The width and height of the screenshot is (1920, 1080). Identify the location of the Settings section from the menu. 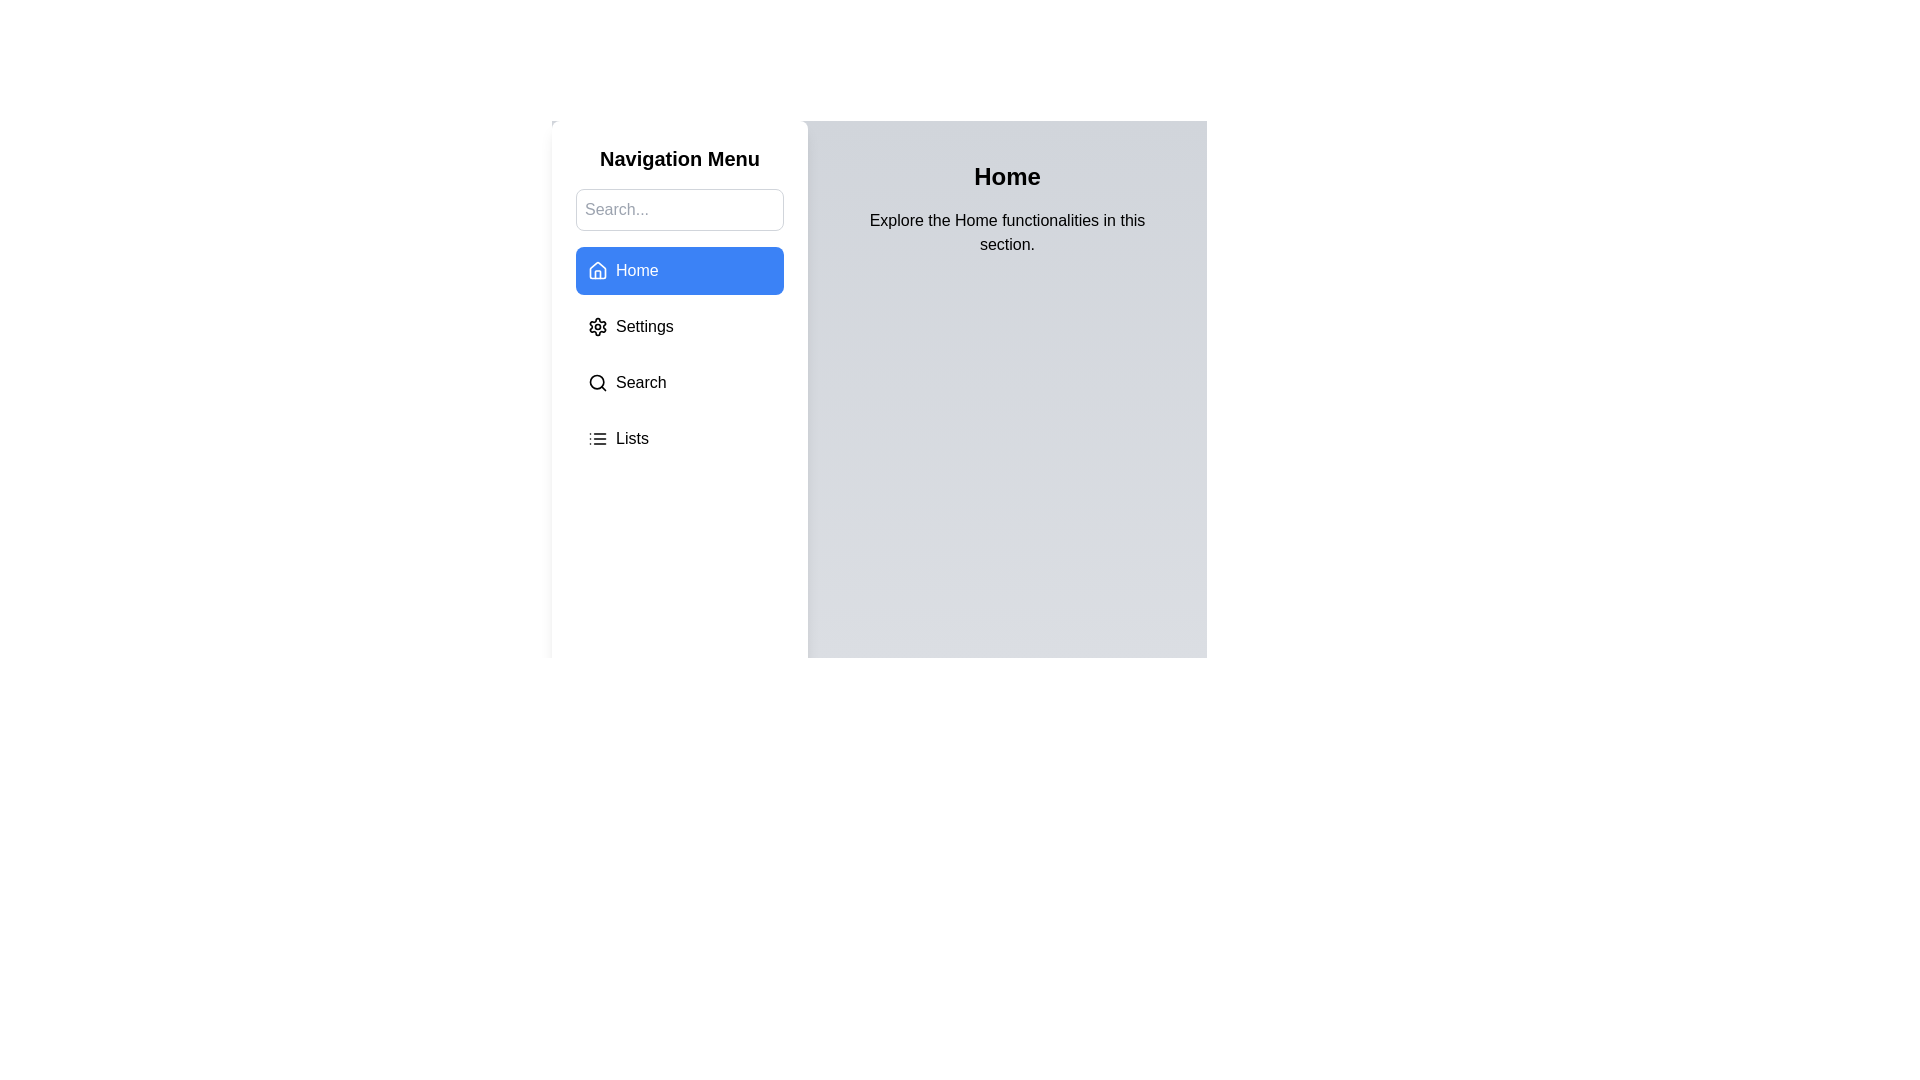
(680, 326).